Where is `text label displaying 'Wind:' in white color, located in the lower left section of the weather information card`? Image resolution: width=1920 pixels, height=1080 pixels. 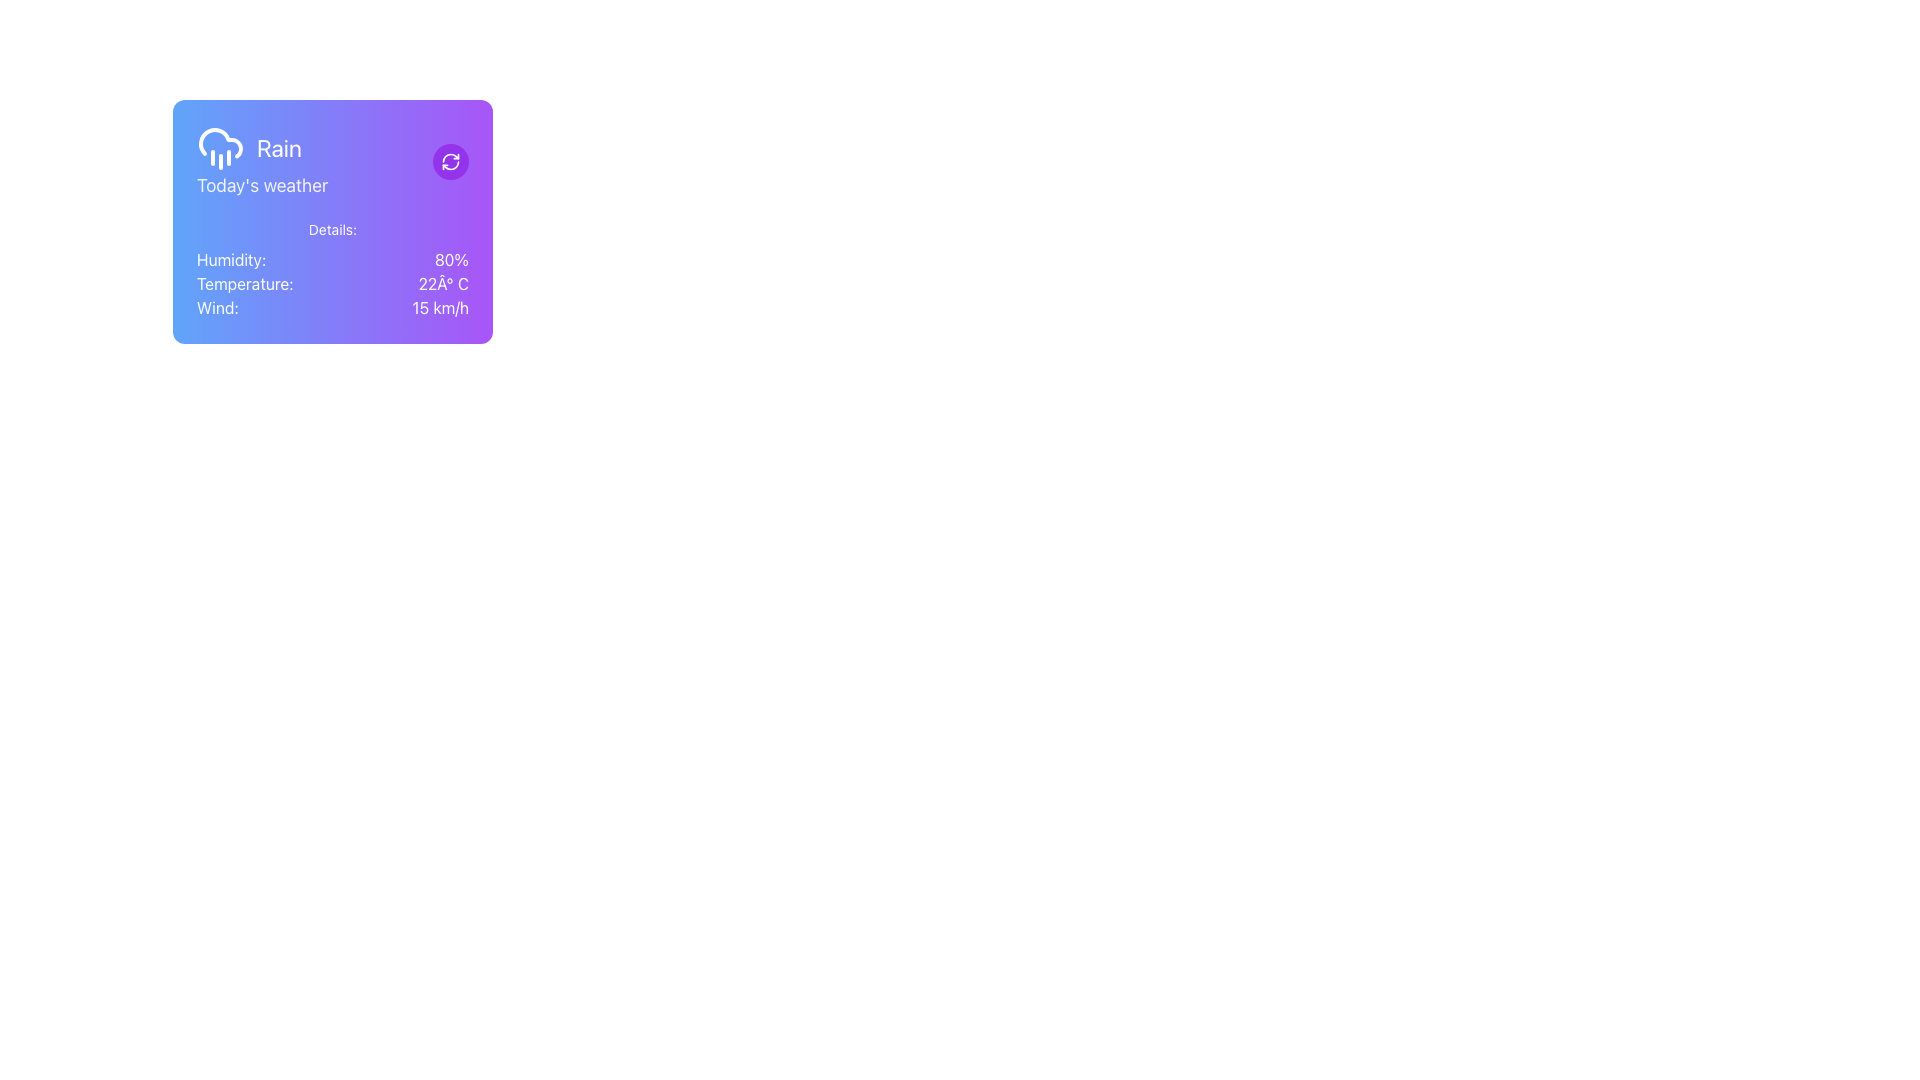
text label displaying 'Wind:' in white color, located in the lower left section of the weather information card is located at coordinates (217, 308).